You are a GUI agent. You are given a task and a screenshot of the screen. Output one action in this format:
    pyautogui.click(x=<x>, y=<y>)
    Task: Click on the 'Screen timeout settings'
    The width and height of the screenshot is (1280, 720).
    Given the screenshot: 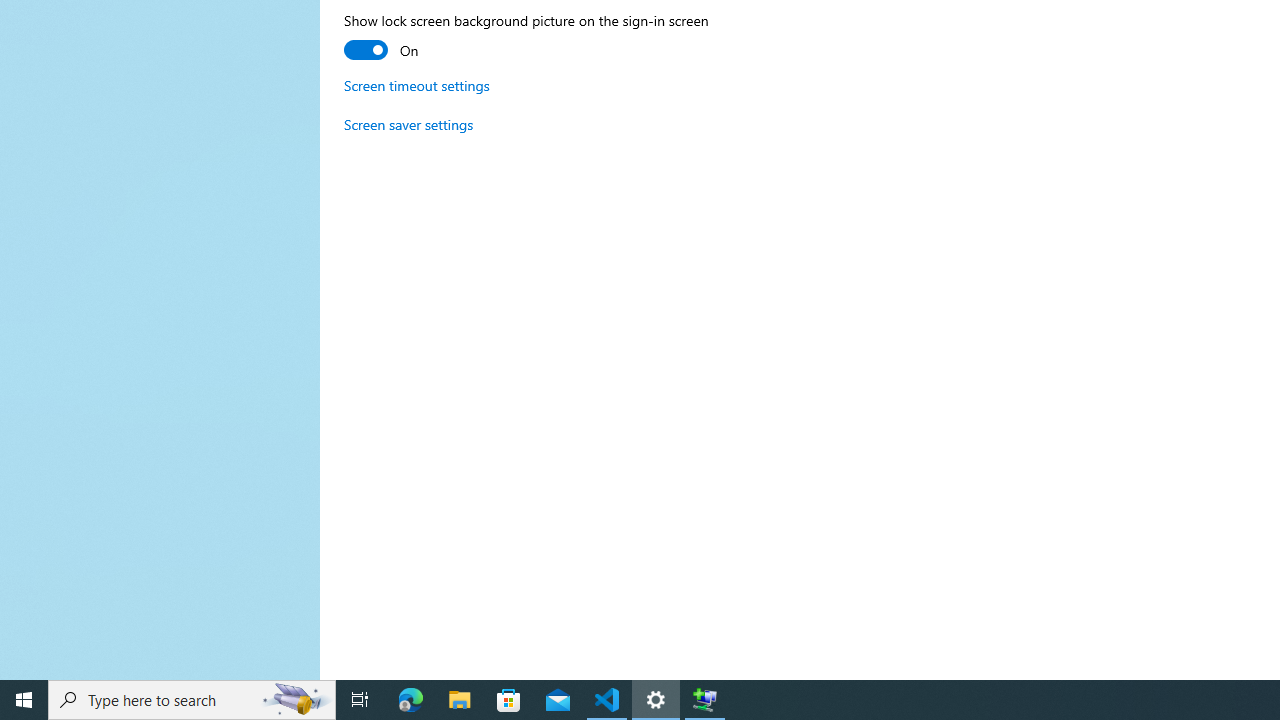 What is the action you would take?
    pyautogui.click(x=416, y=84)
    